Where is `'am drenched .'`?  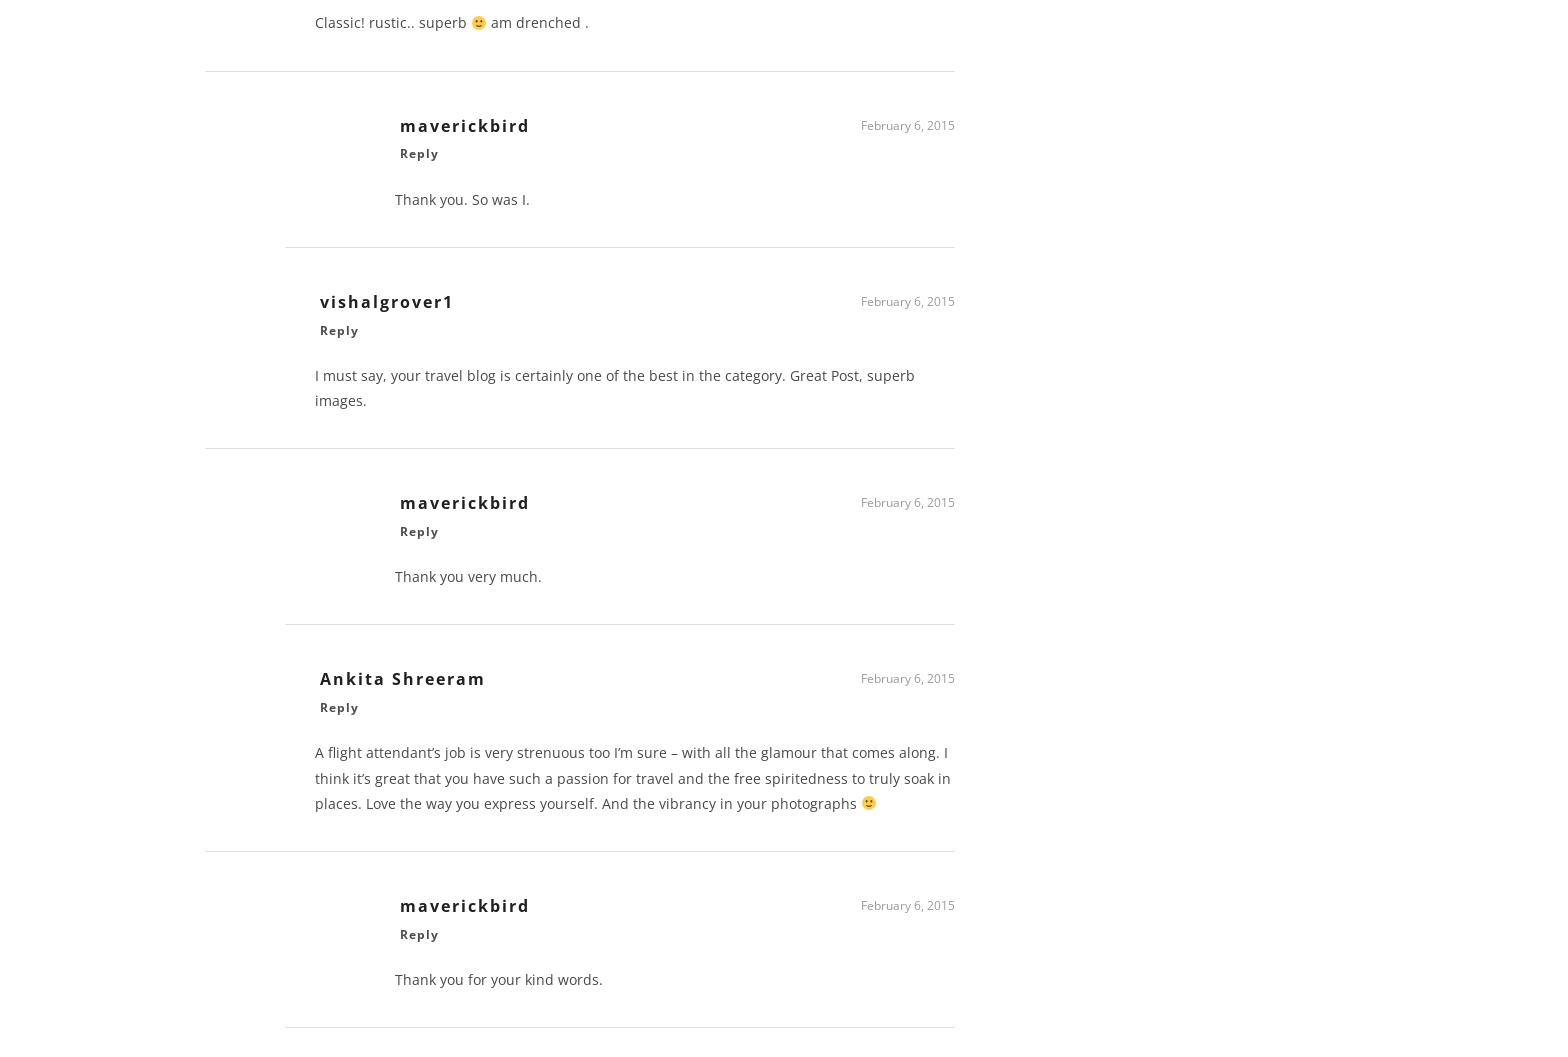 'am drenched .' is located at coordinates (537, 29).